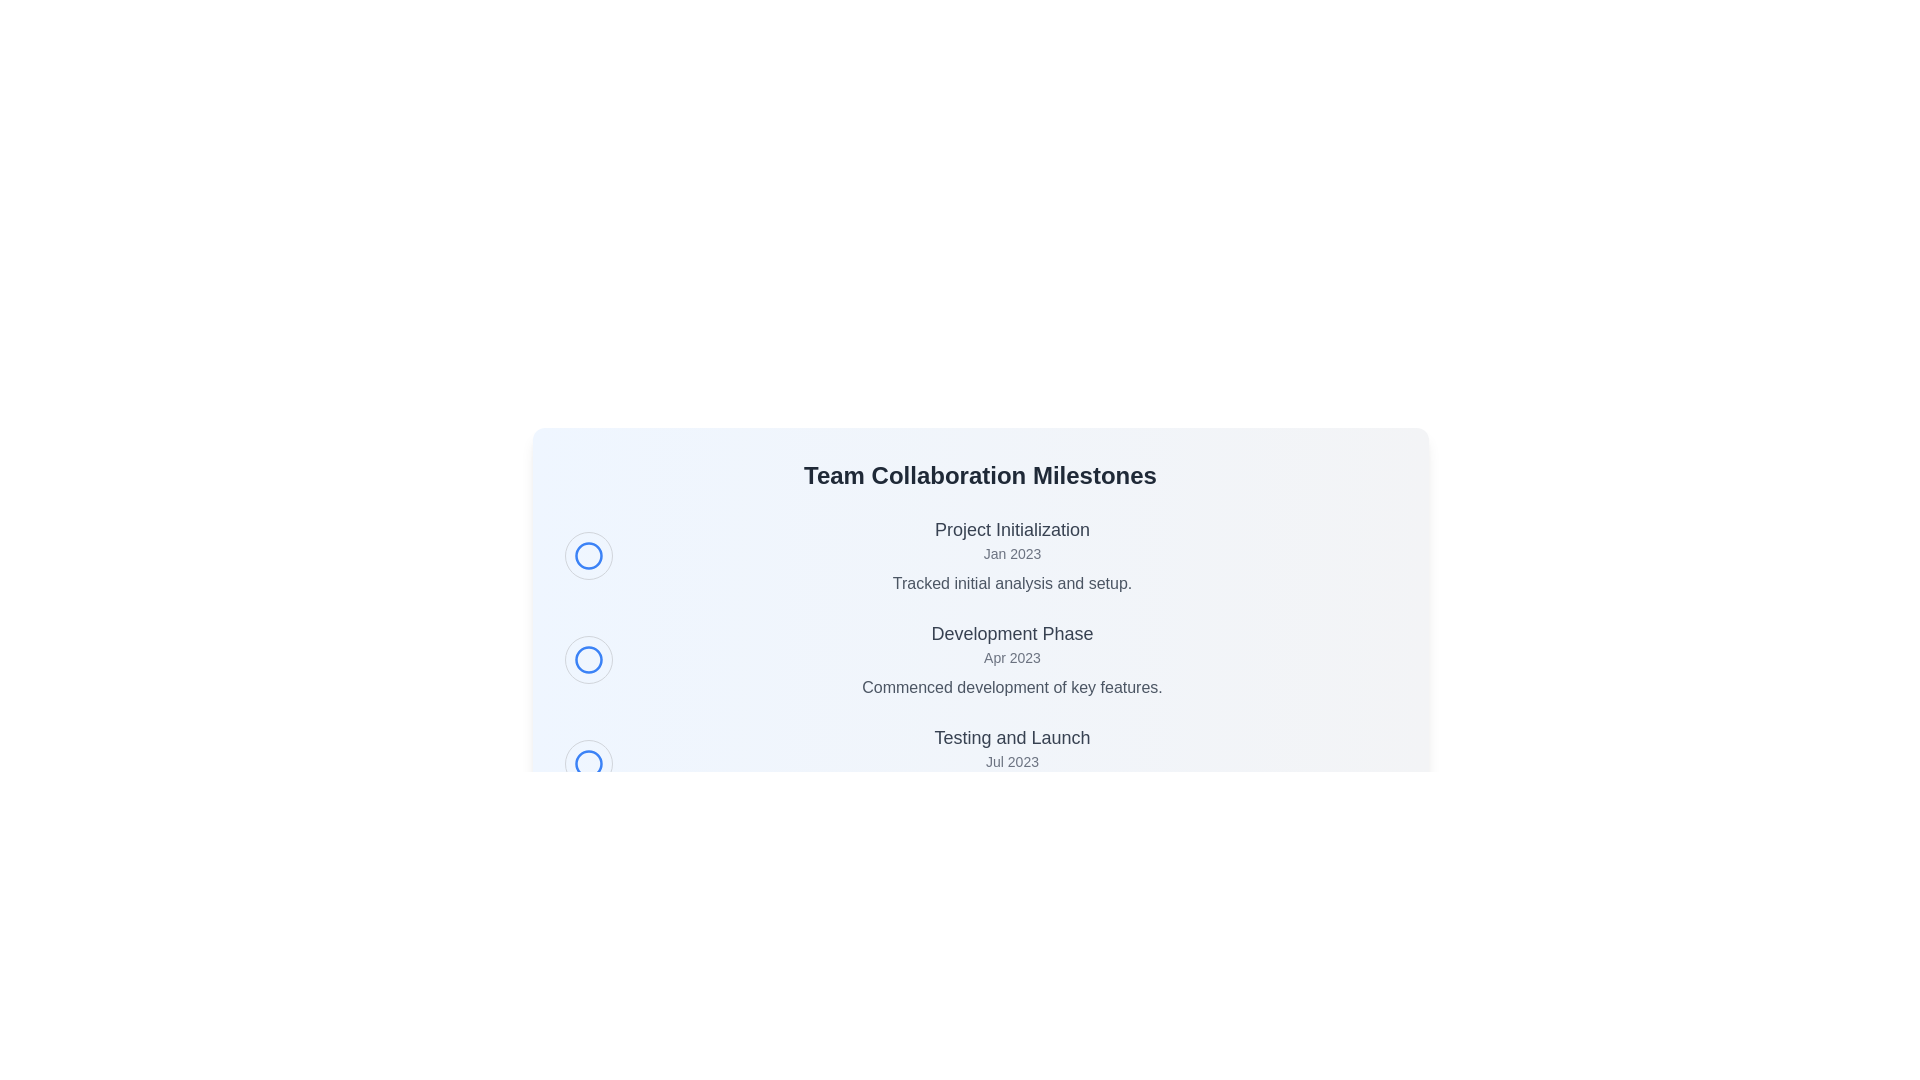  Describe the element at coordinates (1012, 583) in the screenshot. I see `the descriptive text summarizing activities related to the milestone, located under the title 'Project Initialization' and the date 'Jan 2023'` at that location.